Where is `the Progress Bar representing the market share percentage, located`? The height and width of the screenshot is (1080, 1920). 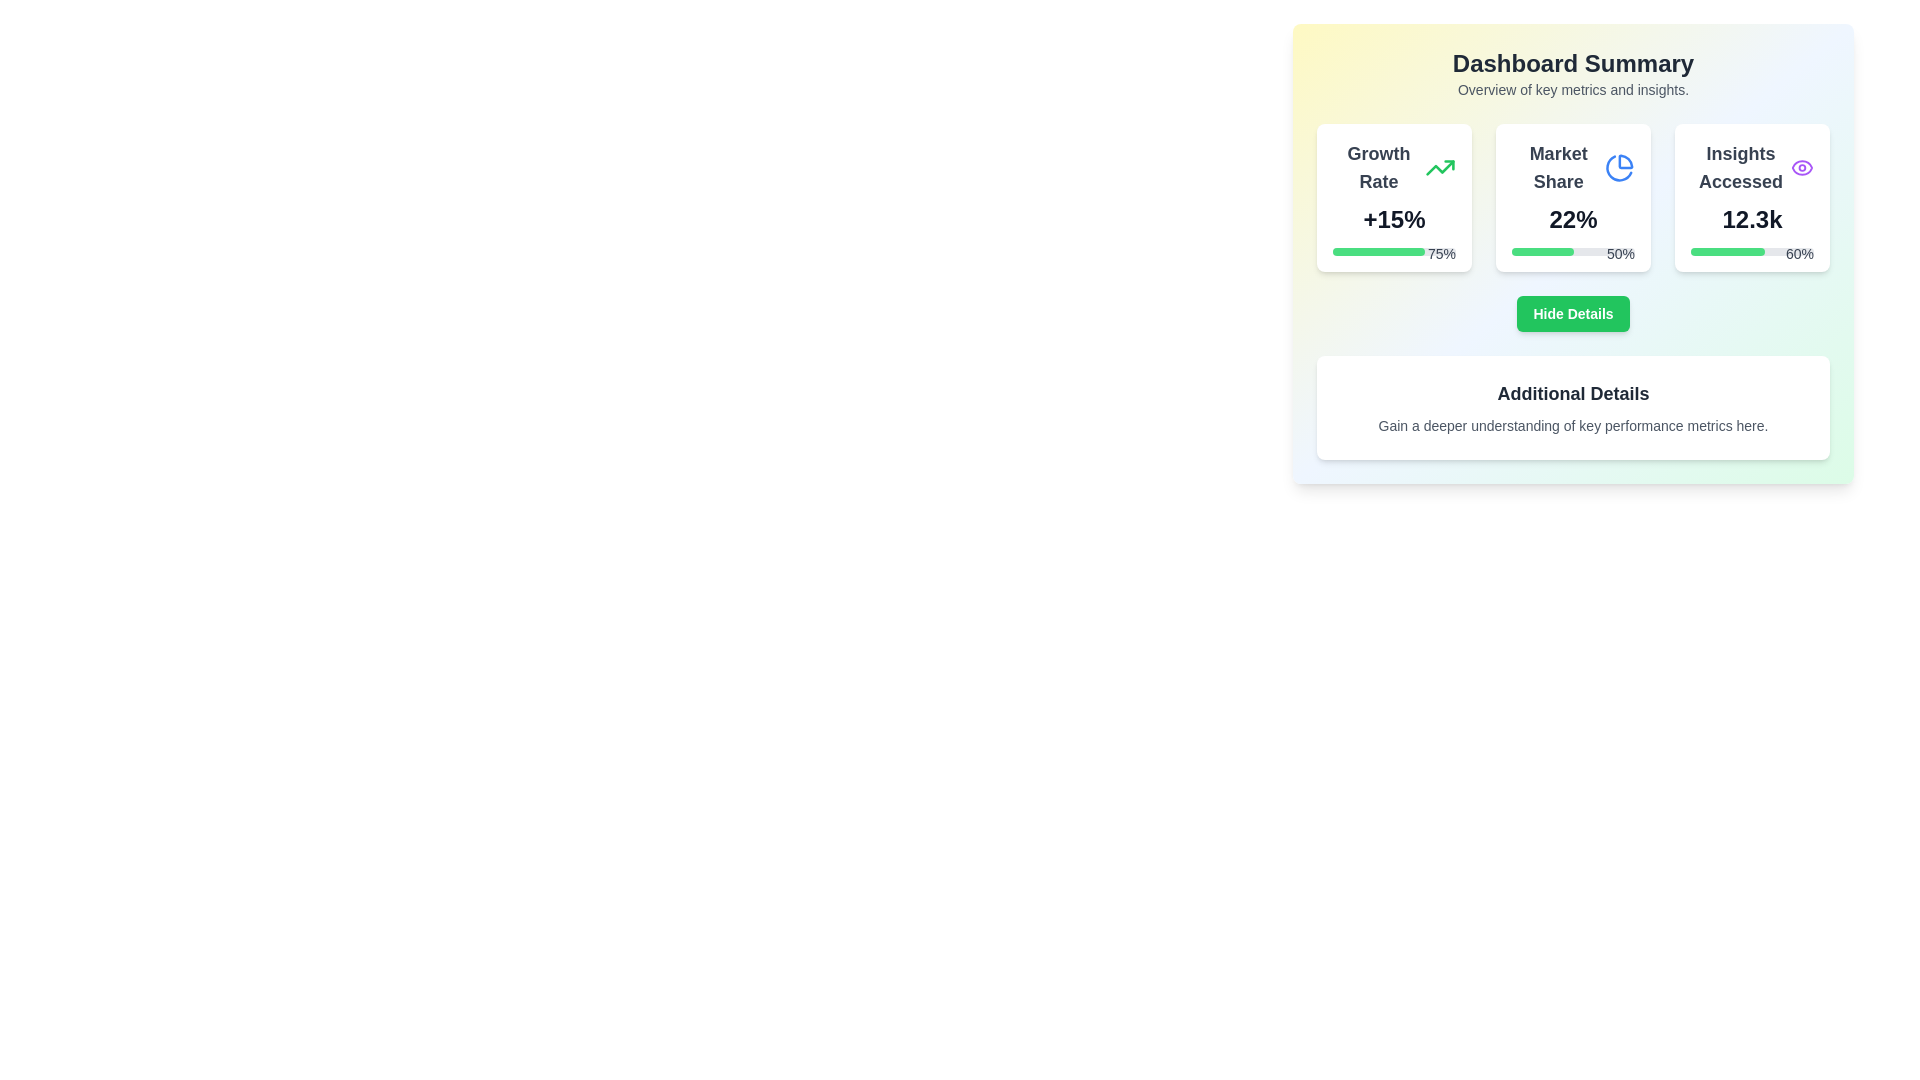
the Progress Bar representing the market share percentage, located is located at coordinates (1572, 250).